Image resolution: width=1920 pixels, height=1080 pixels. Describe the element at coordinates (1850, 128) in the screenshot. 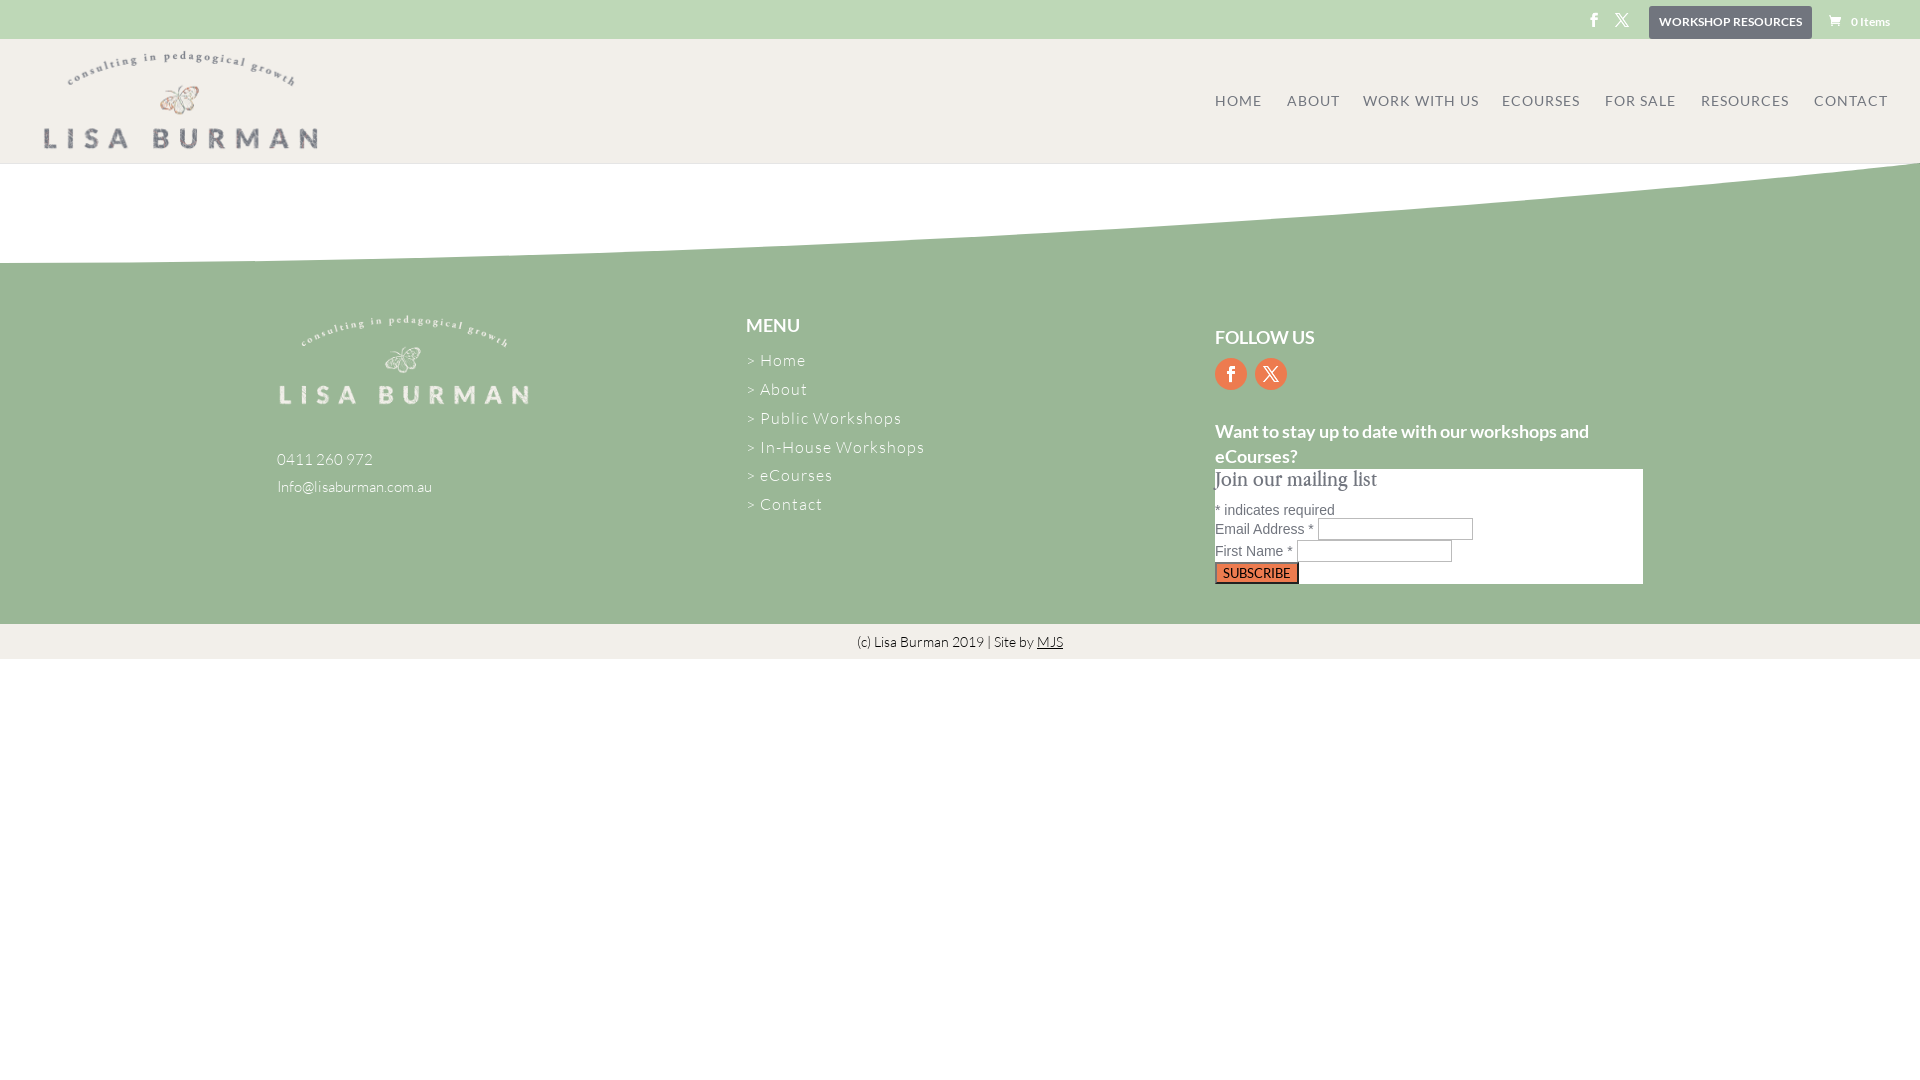

I see `'CONTACT'` at that location.